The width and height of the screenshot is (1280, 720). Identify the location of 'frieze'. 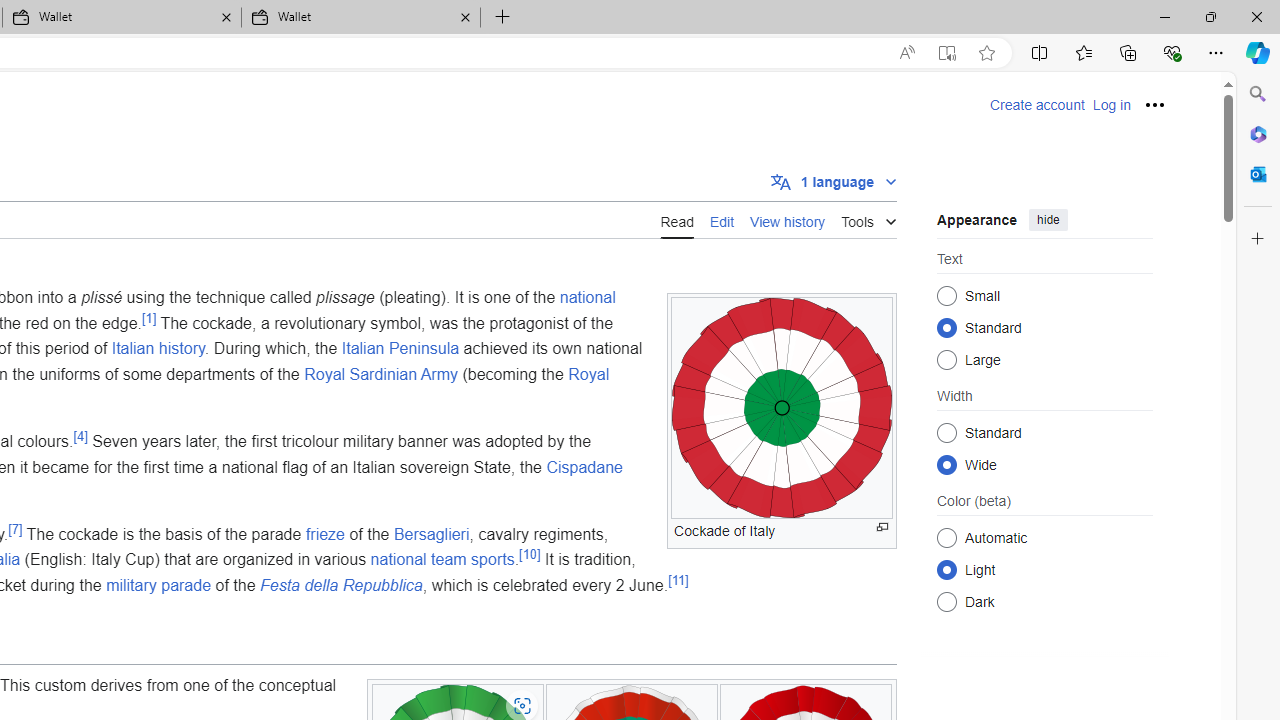
(325, 532).